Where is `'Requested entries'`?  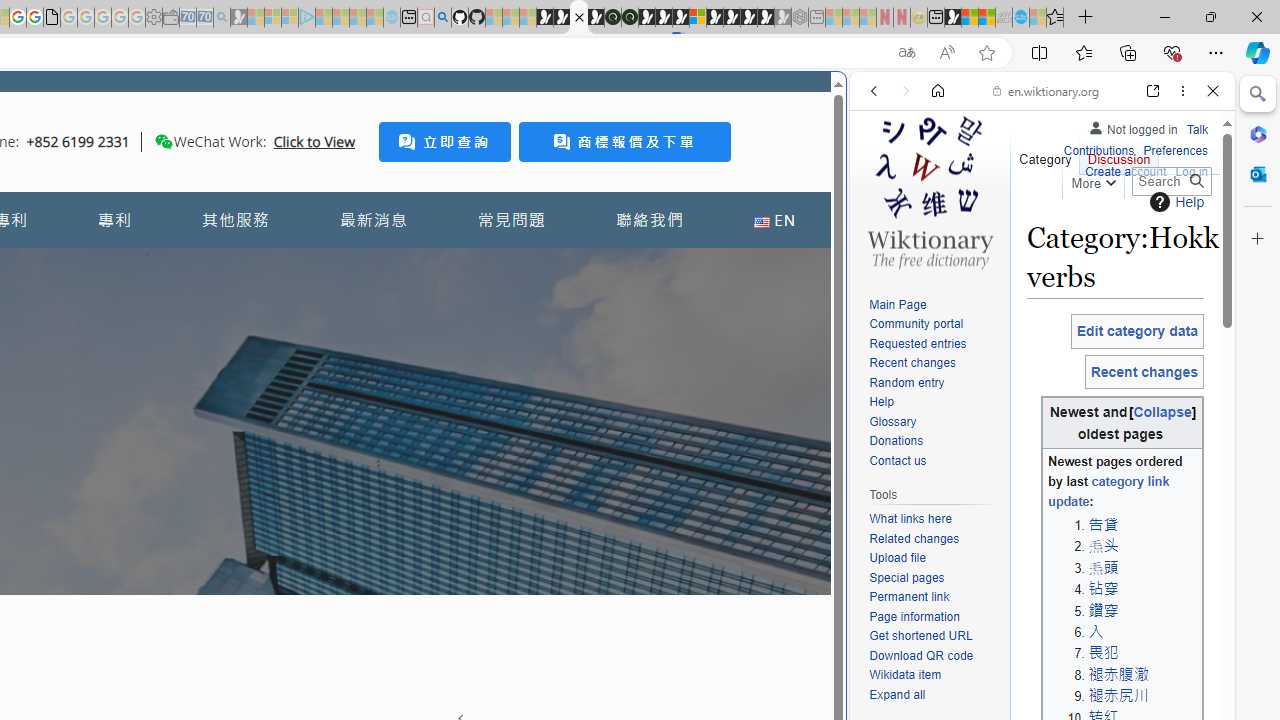 'Requested entries' is located at coordinates (916, 342).